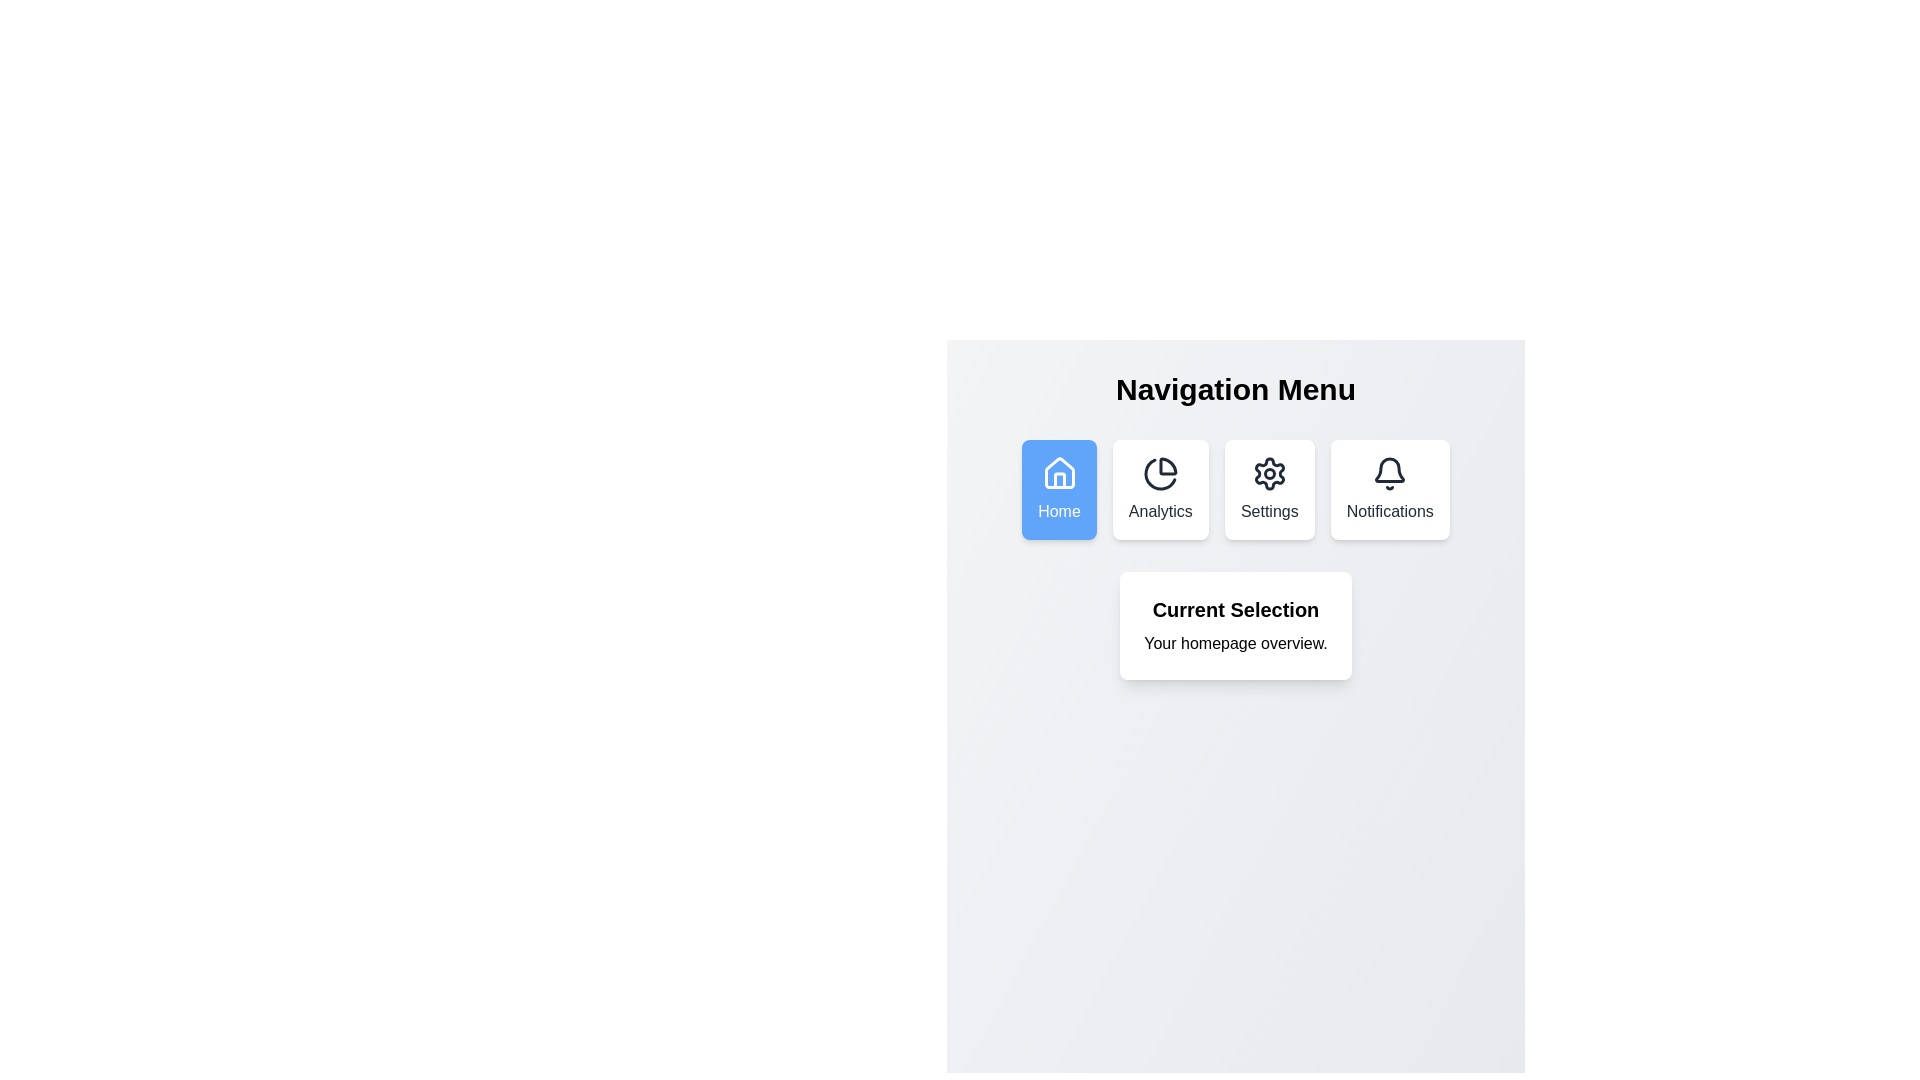  What do you see at coordinates (1160, 489) in the screenshot?
I see `the menu item labeled Analytics to navigate to the corresponding section` at bounding box center [1160, 489].